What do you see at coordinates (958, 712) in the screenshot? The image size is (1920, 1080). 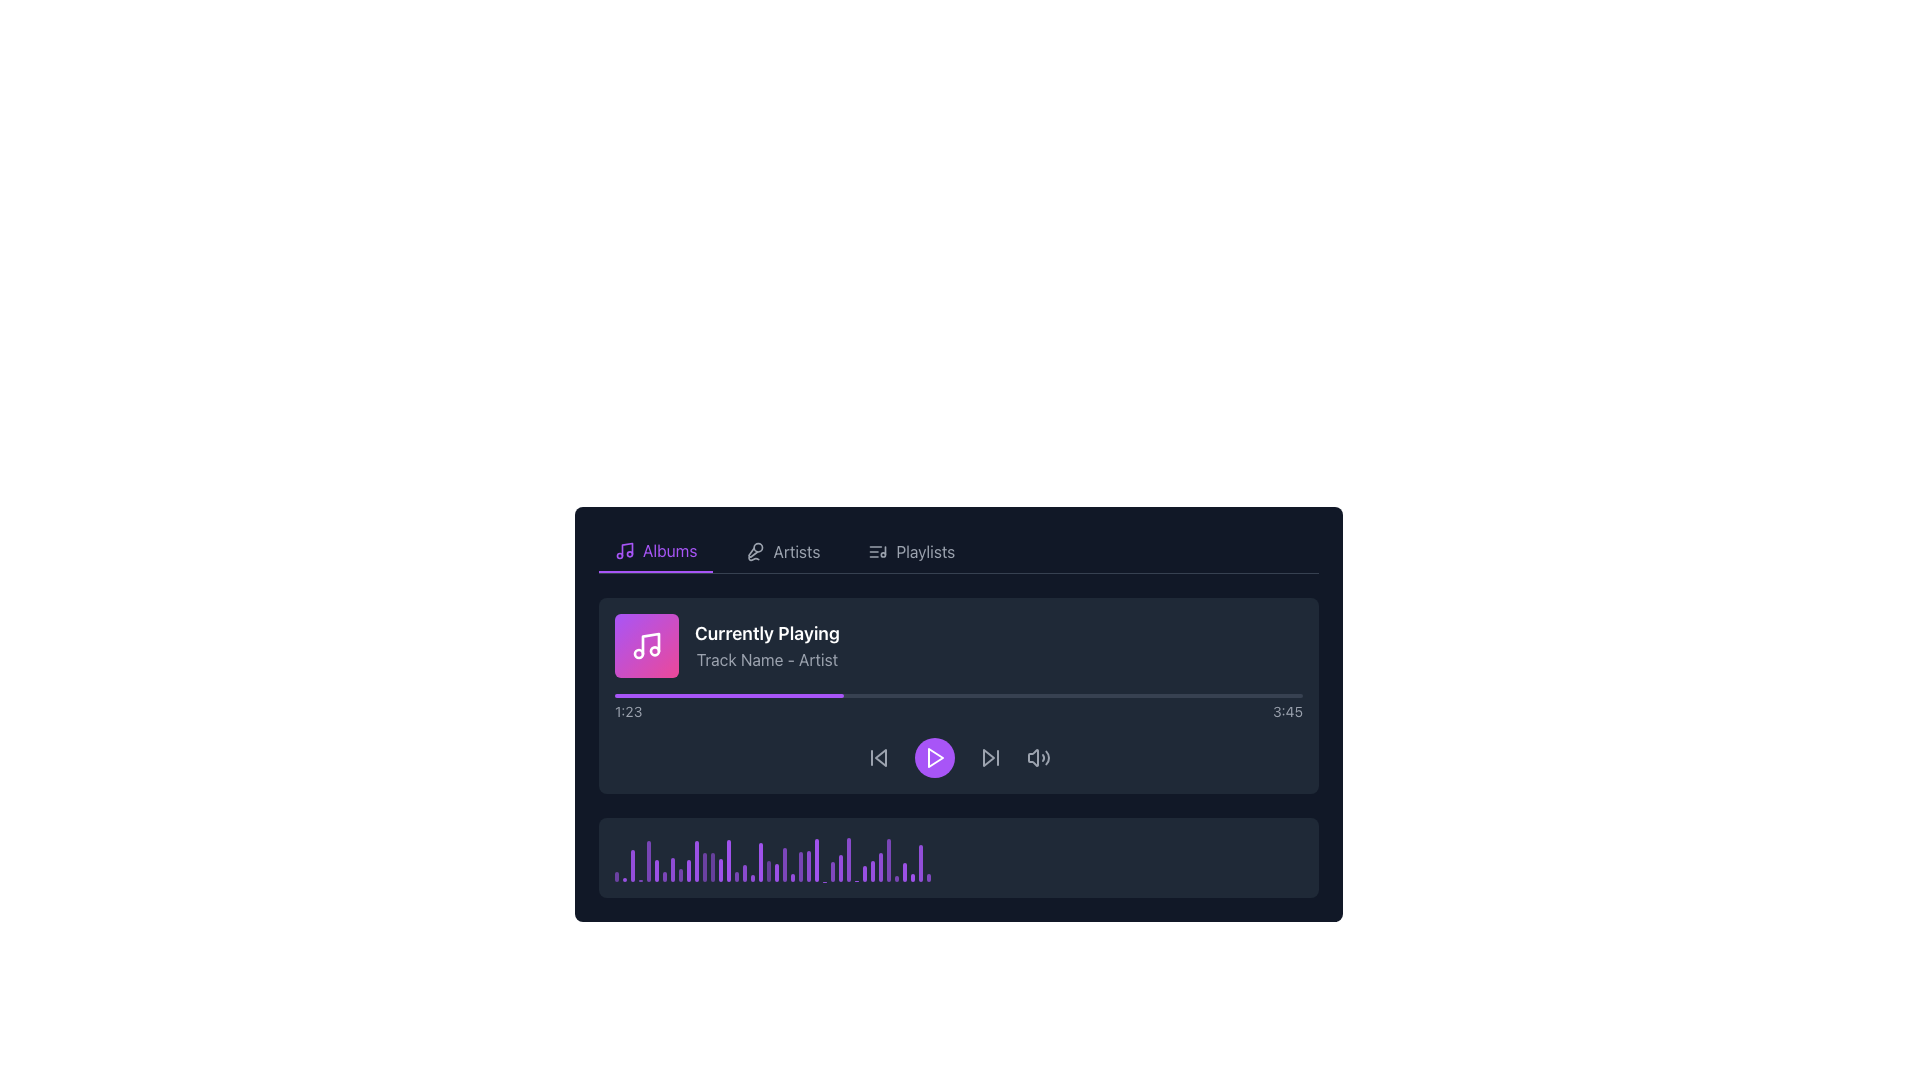 I see `the 'Currently Playing' section of the composite widget to control playback` at bounding box center [958, 712].